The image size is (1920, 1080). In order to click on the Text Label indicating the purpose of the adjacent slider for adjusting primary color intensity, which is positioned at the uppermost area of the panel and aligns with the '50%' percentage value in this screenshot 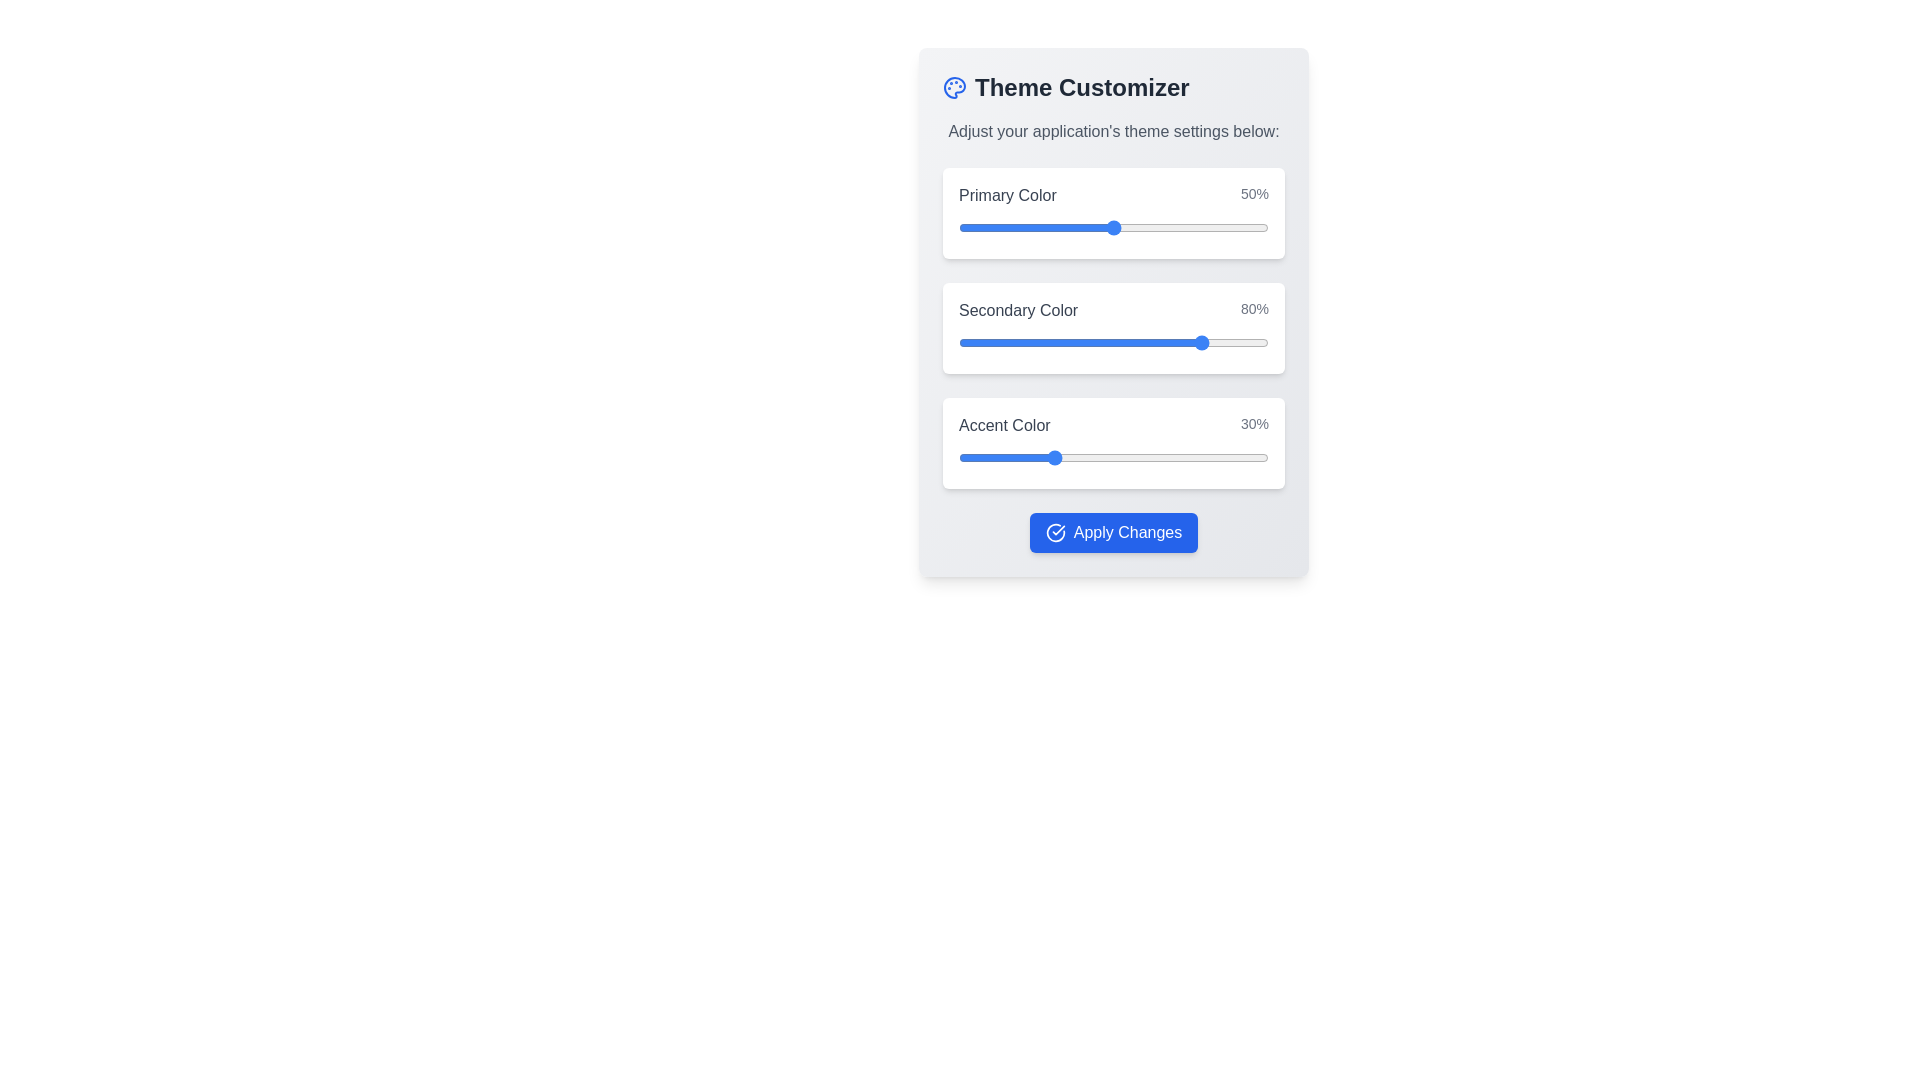, I will do `click(1007, 196)`.